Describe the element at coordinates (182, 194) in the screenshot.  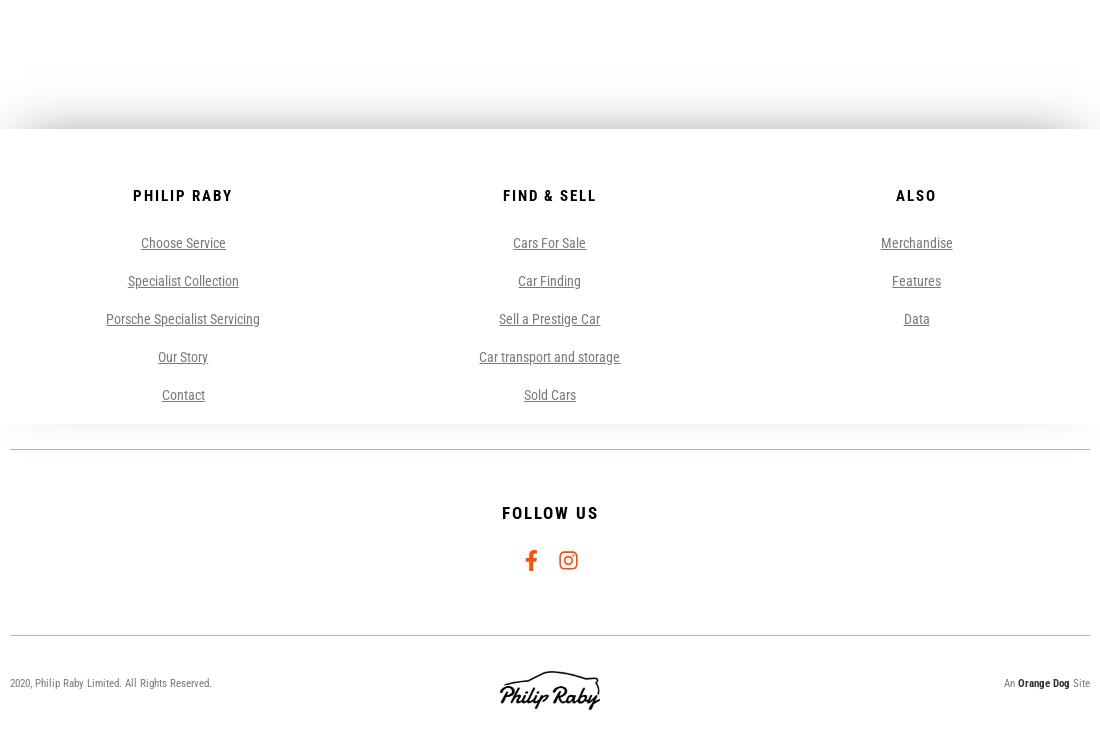
I see `'Philip Raby'` at that location.